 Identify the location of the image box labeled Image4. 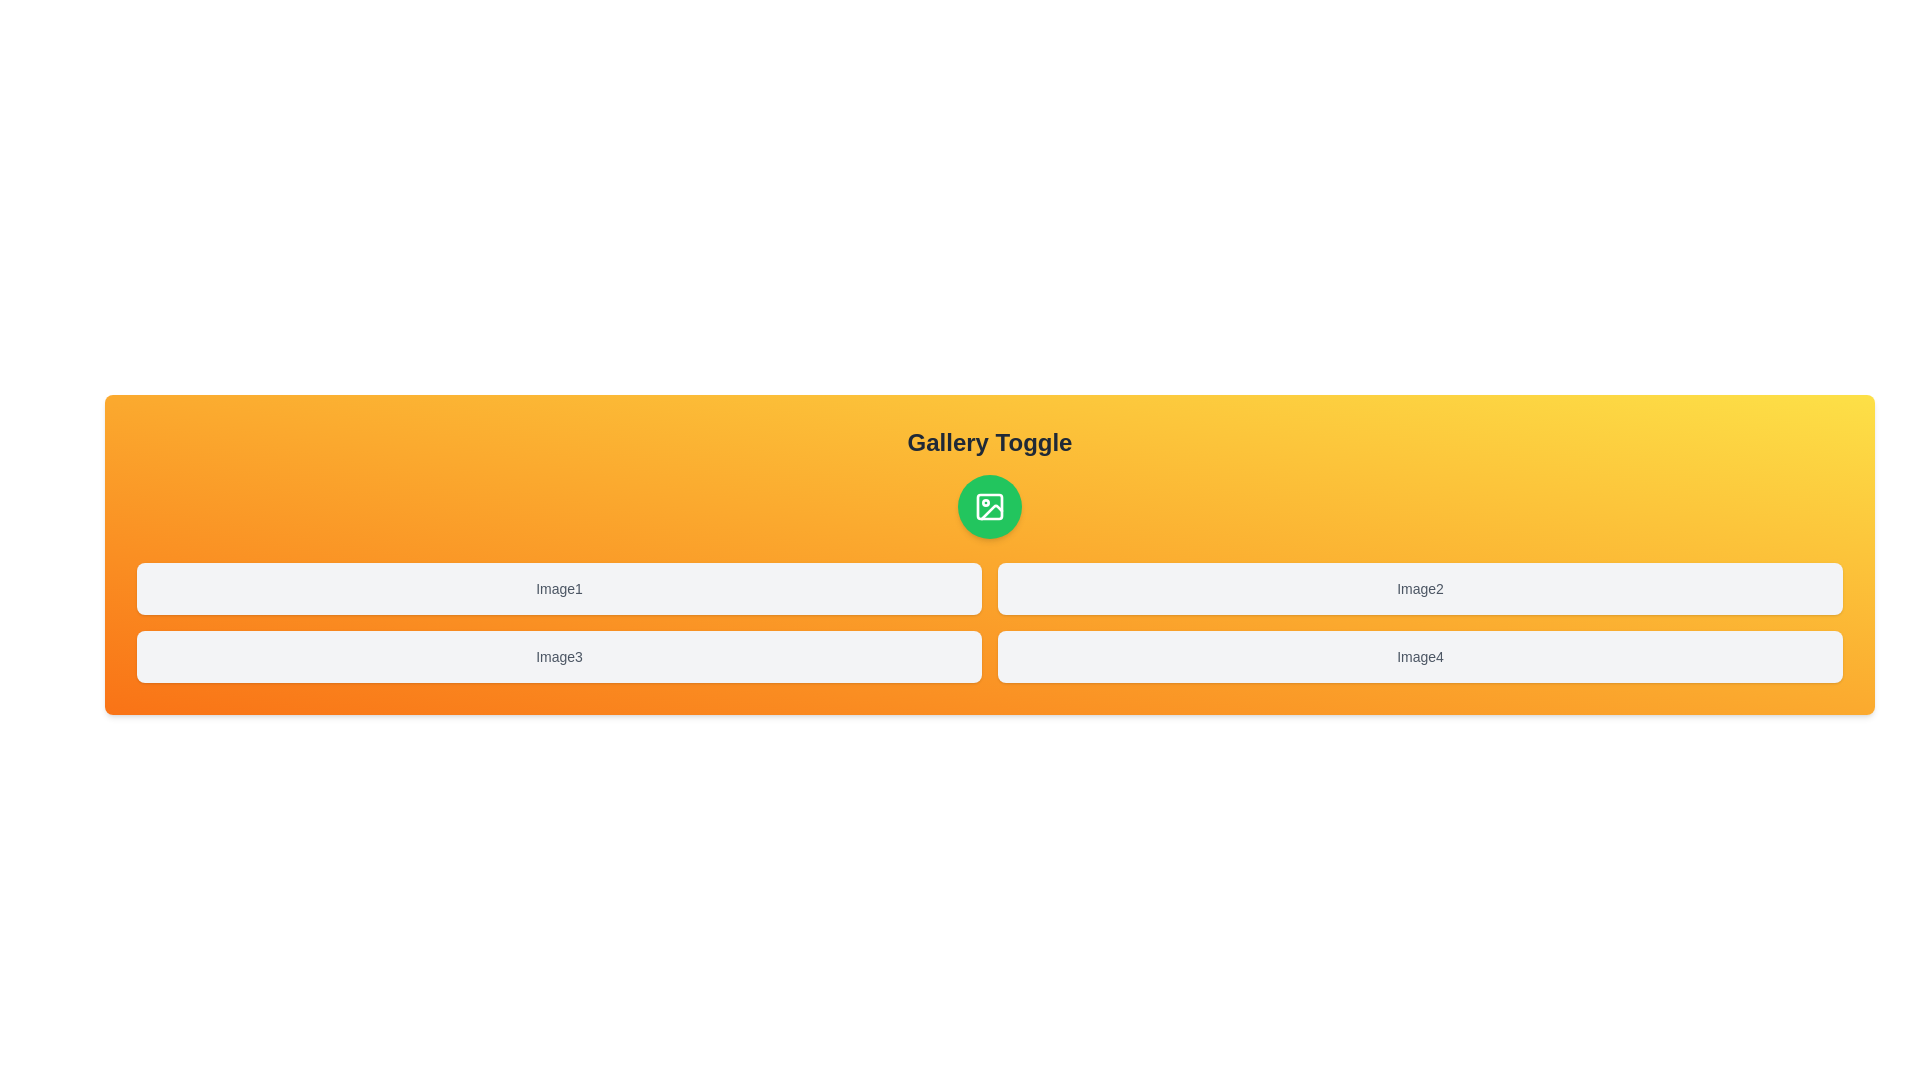
(1419, 656).